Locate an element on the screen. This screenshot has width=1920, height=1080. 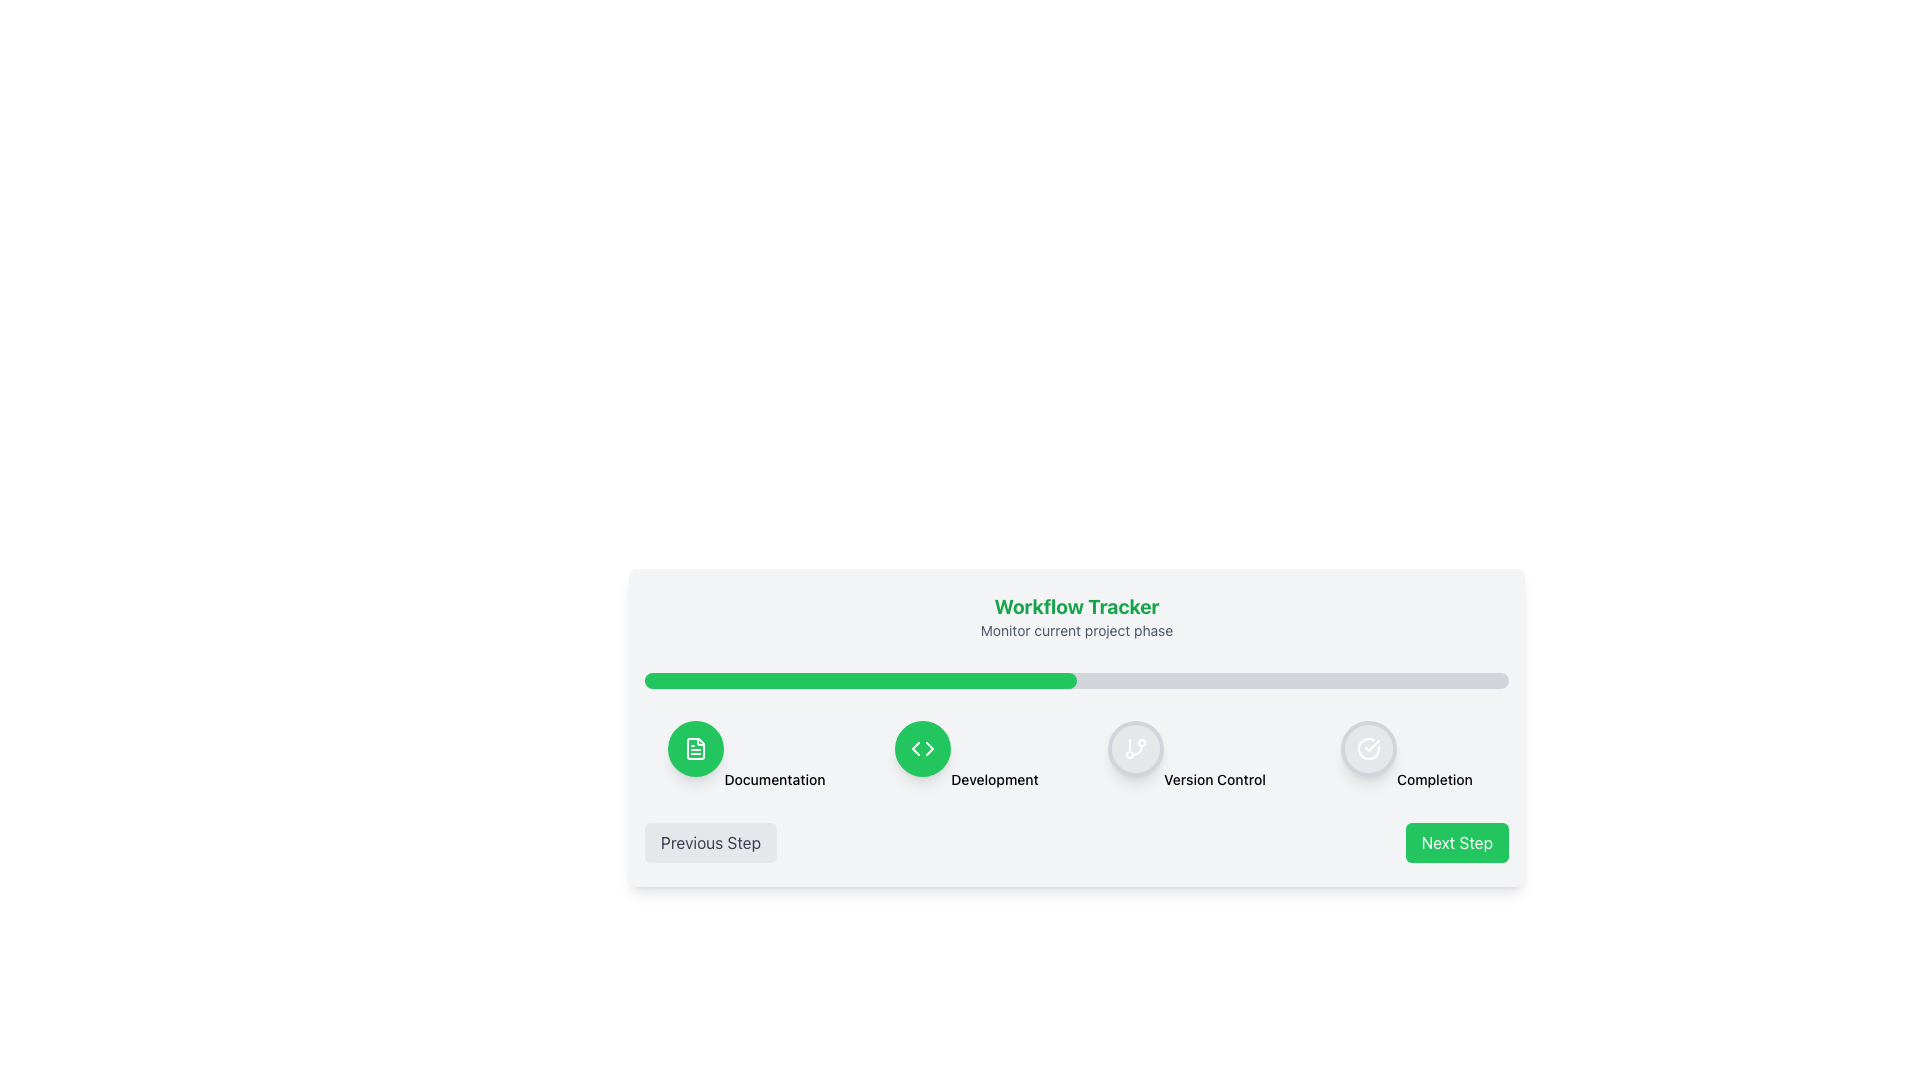
the SVG icon inside the green circular button that represents the 'Development' step in the progress tracker interface is located at coordinates (922, 748).